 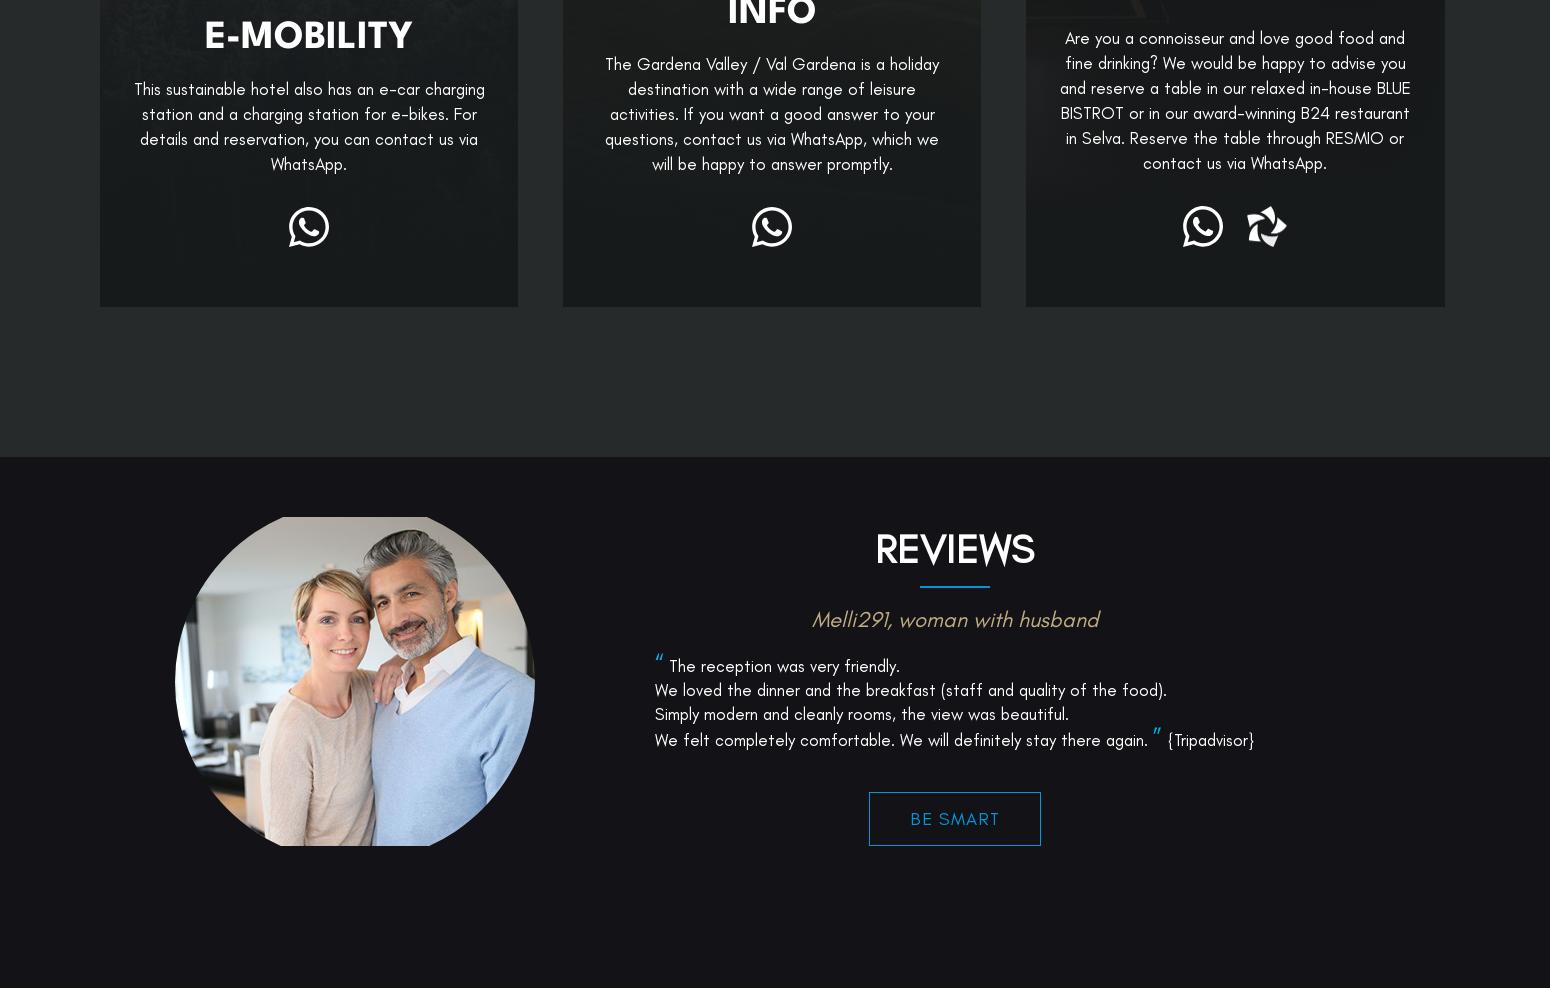 I want to click on 'Reviews', so click(x=953, y=548).